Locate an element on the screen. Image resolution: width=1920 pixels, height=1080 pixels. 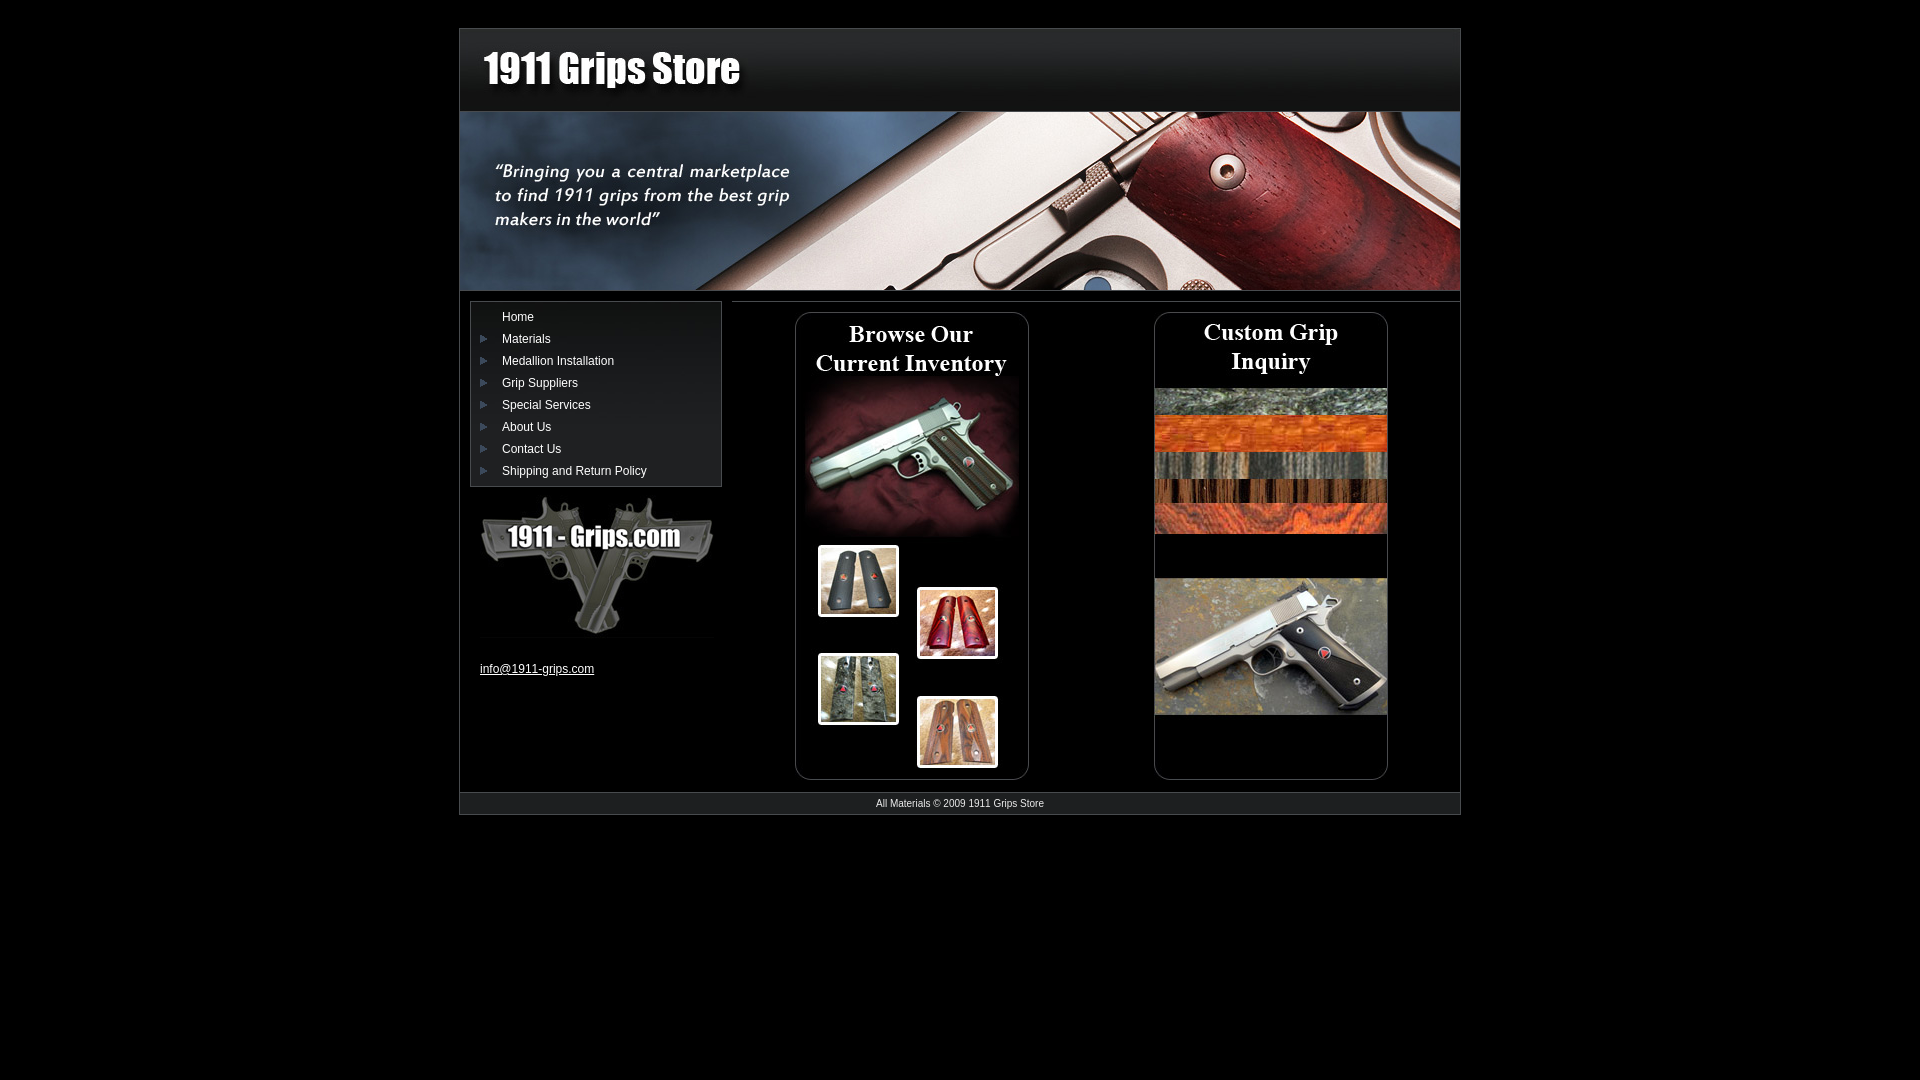
'Home' is located at coordinates (518, 315).